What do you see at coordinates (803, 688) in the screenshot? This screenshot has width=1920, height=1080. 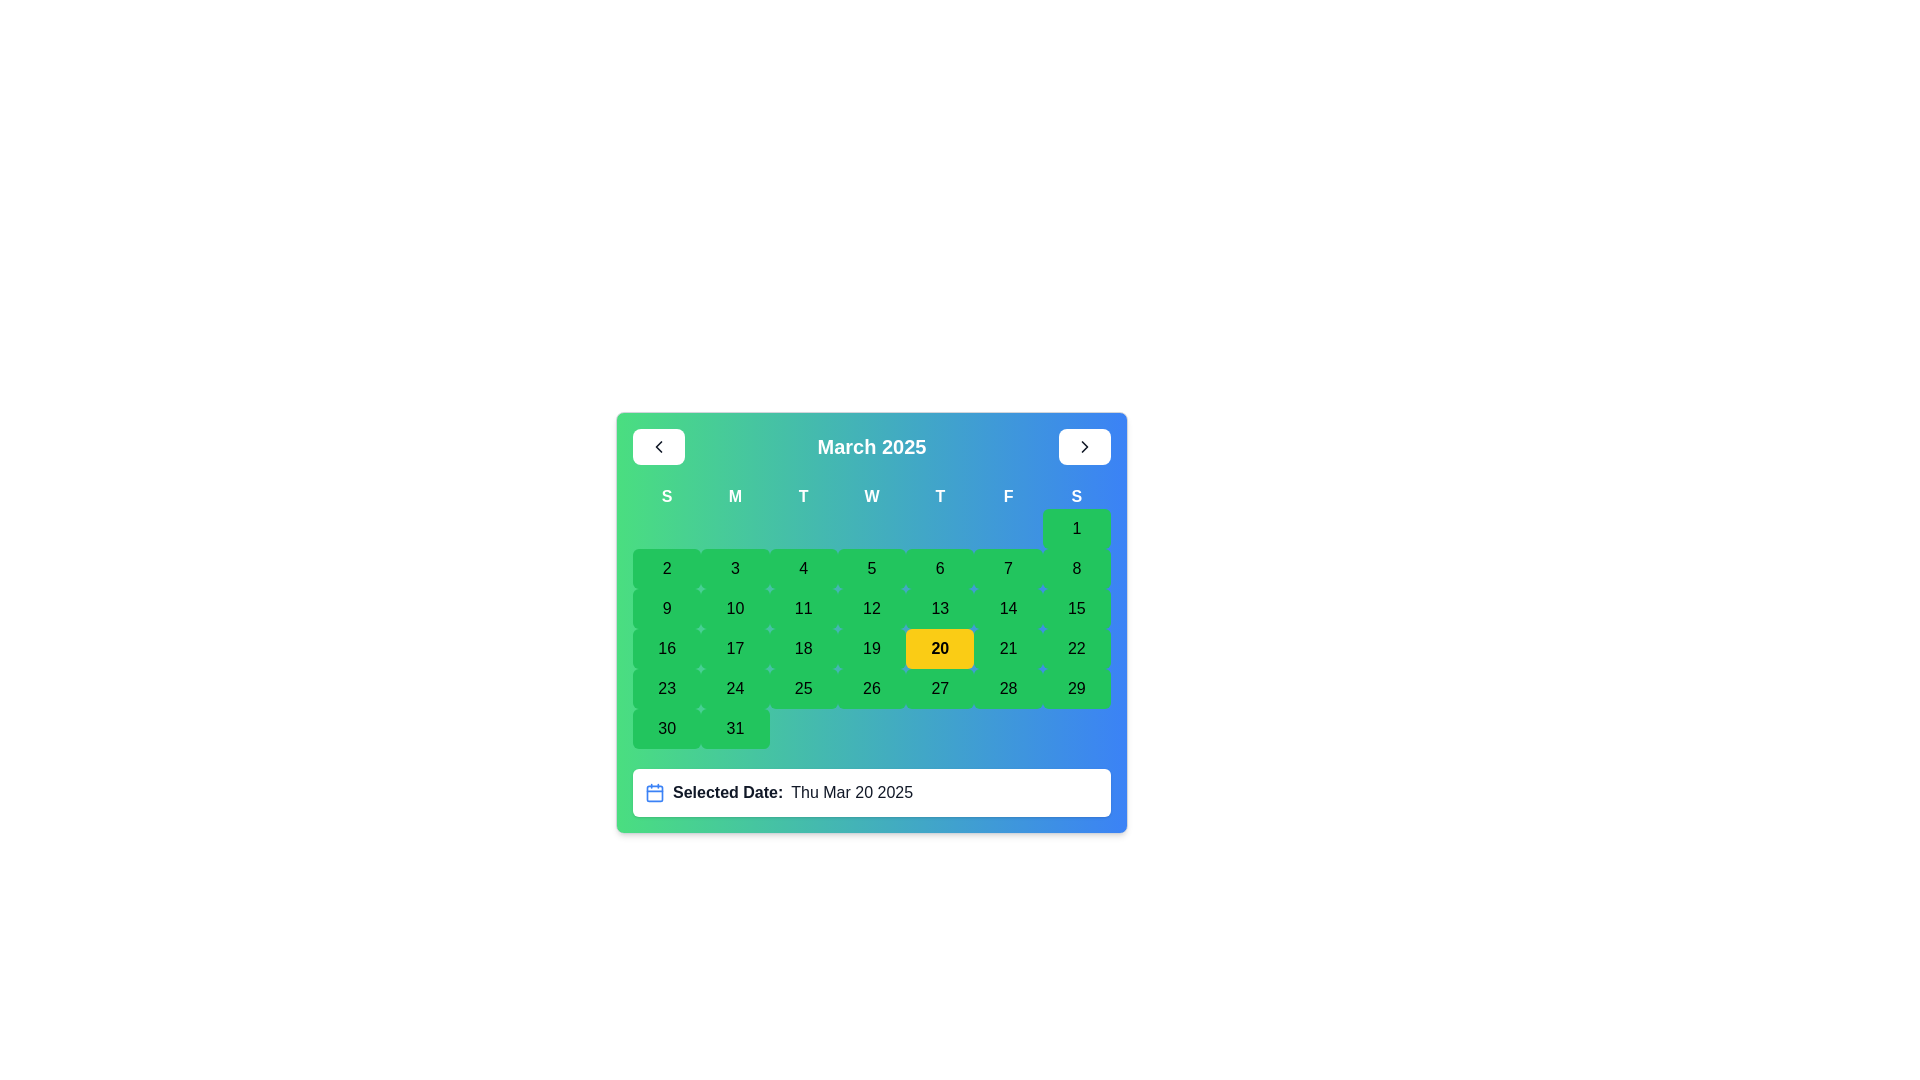 I see `the green rectangular button labeled '25' in the last row of the March 2025 calendar grid` at bounding box center [803, 688].